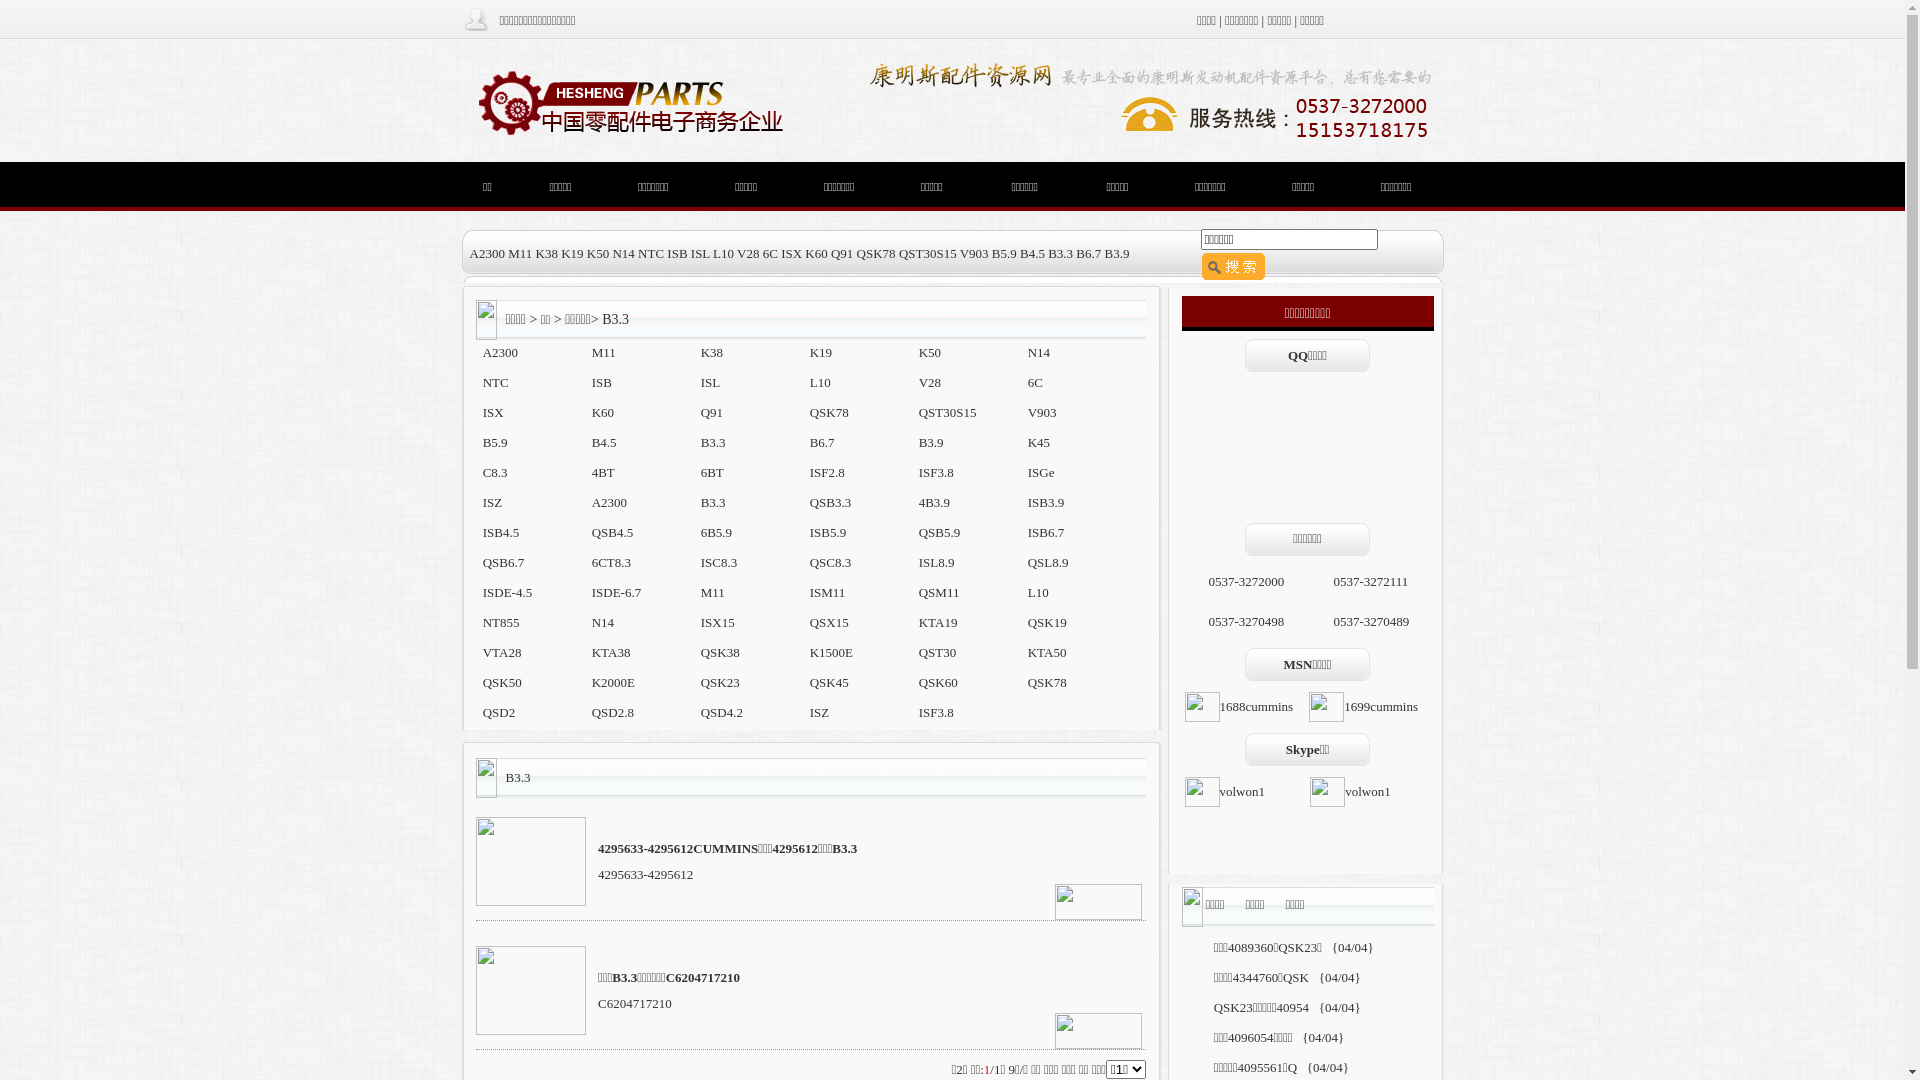 This screenshot has width=1920, height=1080. What do you see at coordinates (501, 621) in the screenshot?
I see `'NT855'` at bounding box center [501, 621].